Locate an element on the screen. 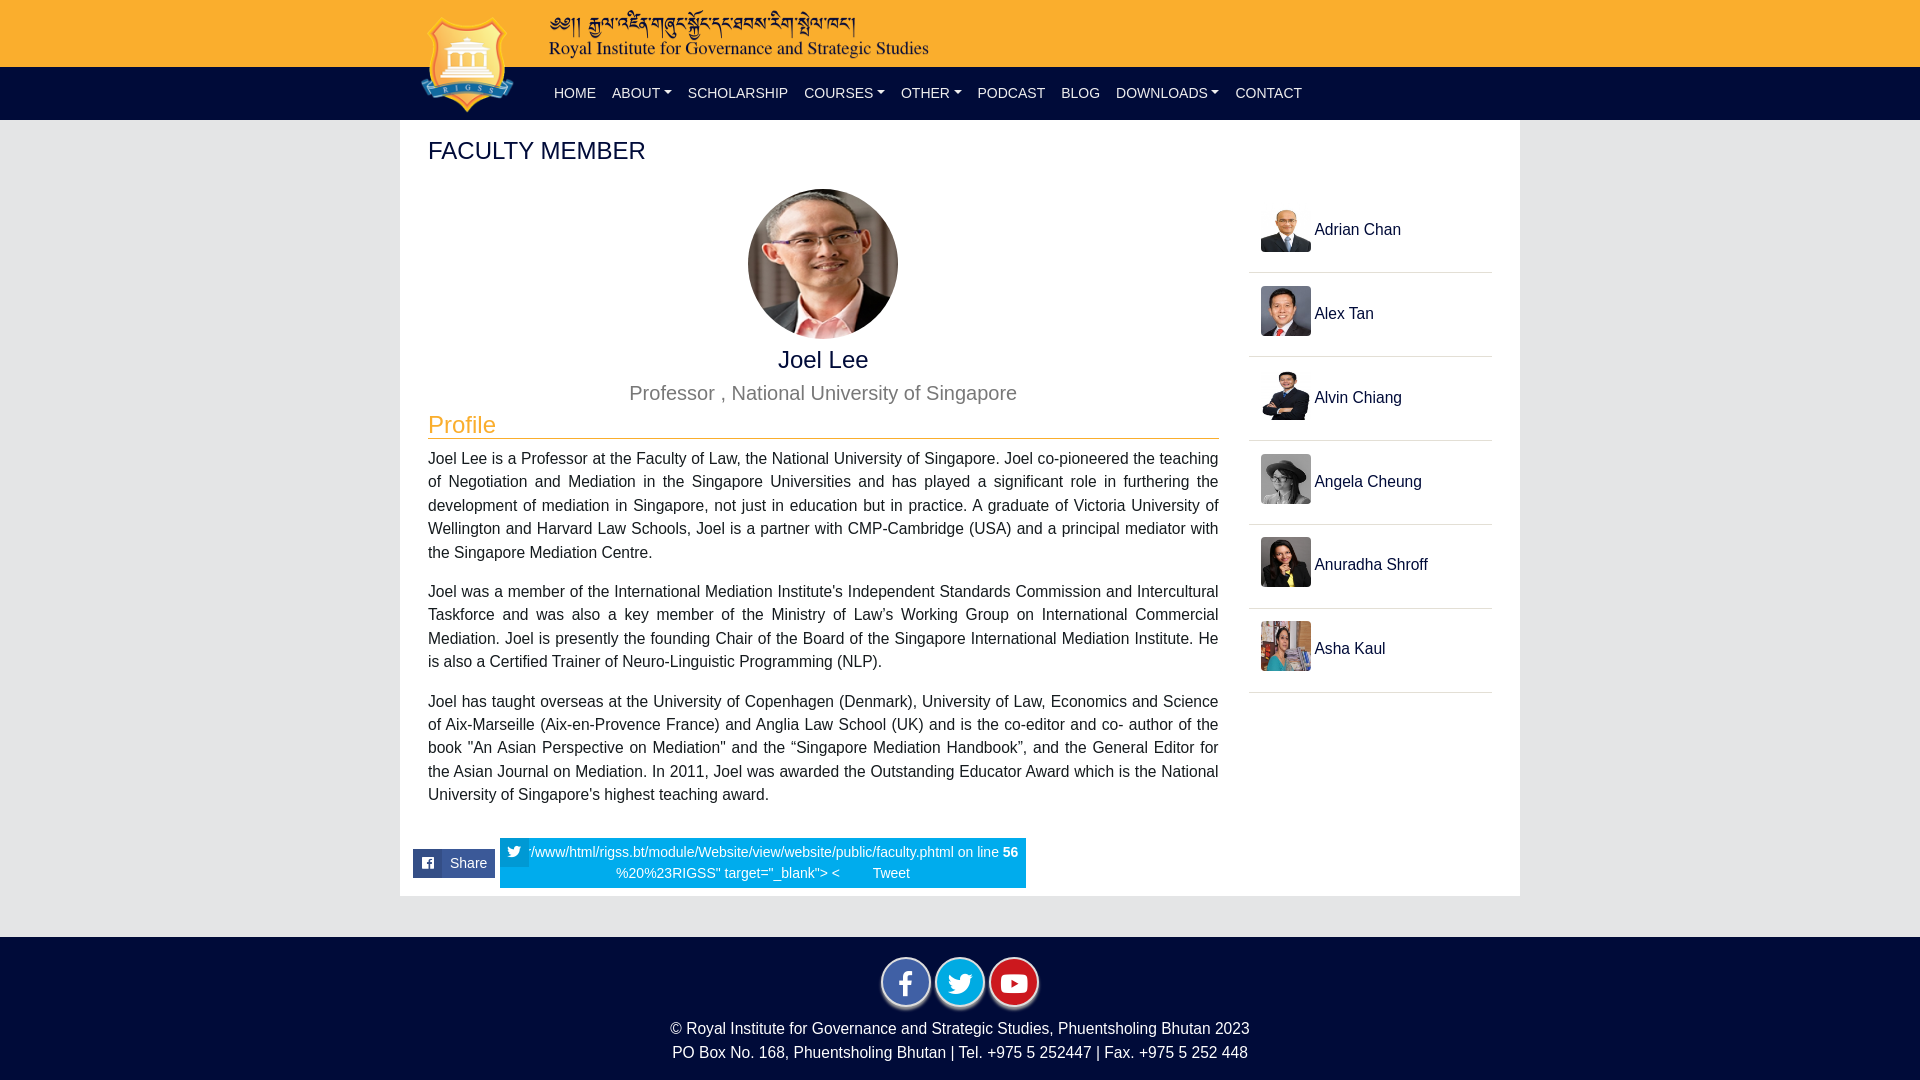  'Alvin Chiang' is located at coordinates (1368, 398).